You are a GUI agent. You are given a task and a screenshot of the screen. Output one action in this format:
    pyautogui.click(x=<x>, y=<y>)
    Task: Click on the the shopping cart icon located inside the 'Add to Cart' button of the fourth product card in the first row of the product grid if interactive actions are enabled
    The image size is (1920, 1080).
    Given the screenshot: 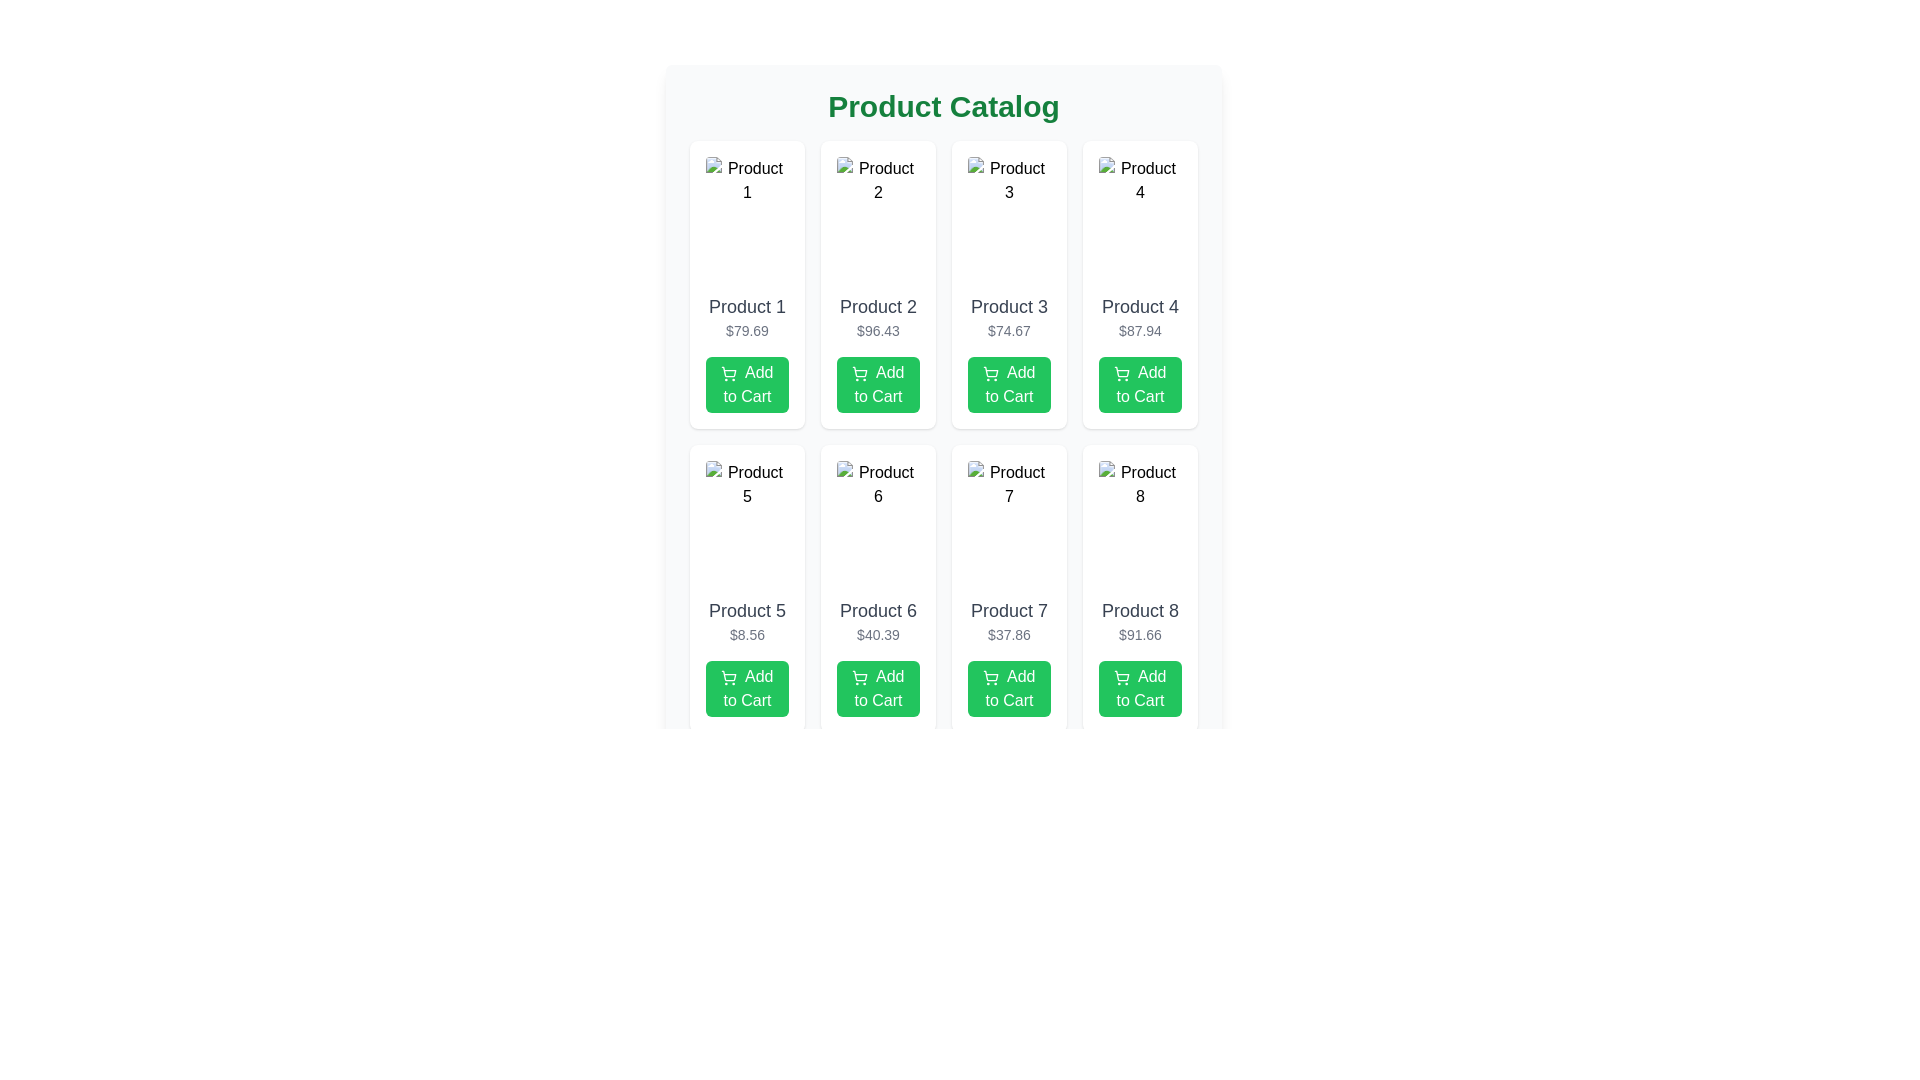 What is the action you would take?
    pyautogui.click(x=1122, y=373)
    